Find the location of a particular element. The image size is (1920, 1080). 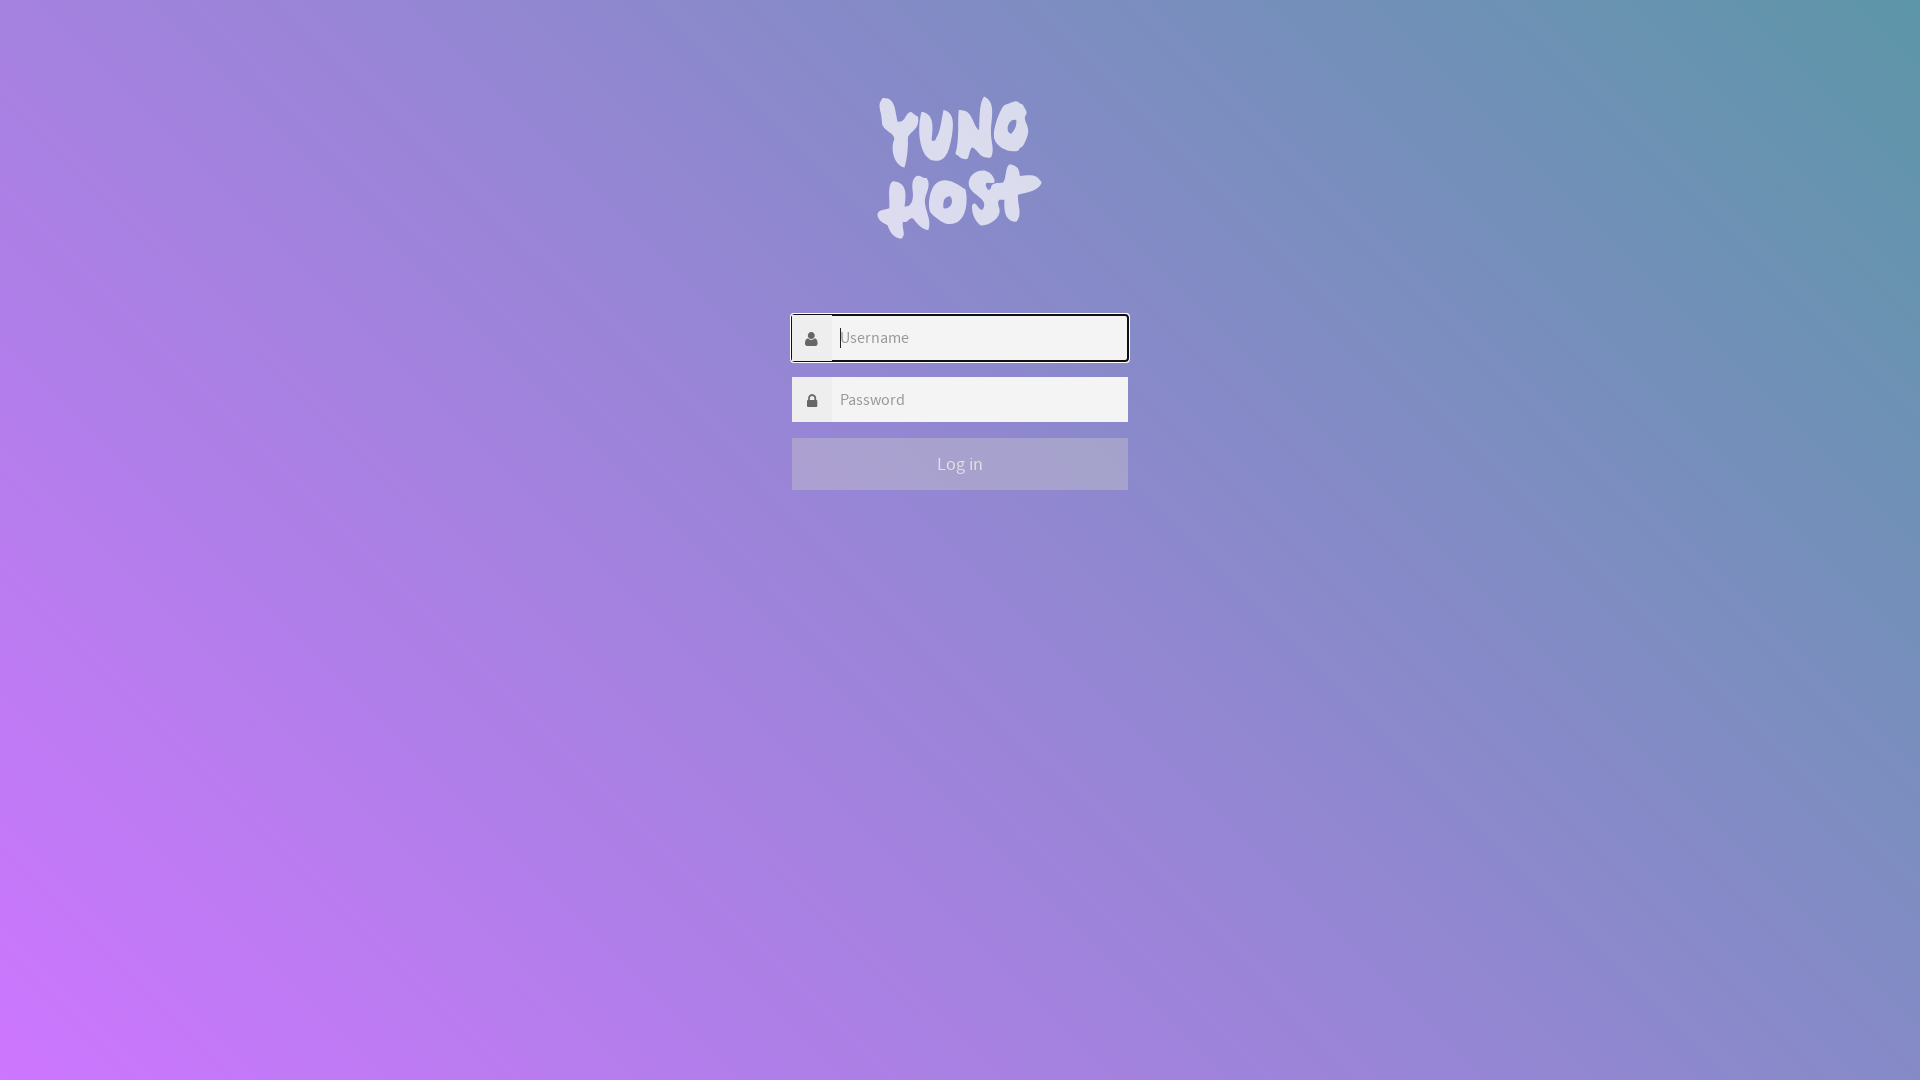

'Log in' is located at coordinates (960, 463).